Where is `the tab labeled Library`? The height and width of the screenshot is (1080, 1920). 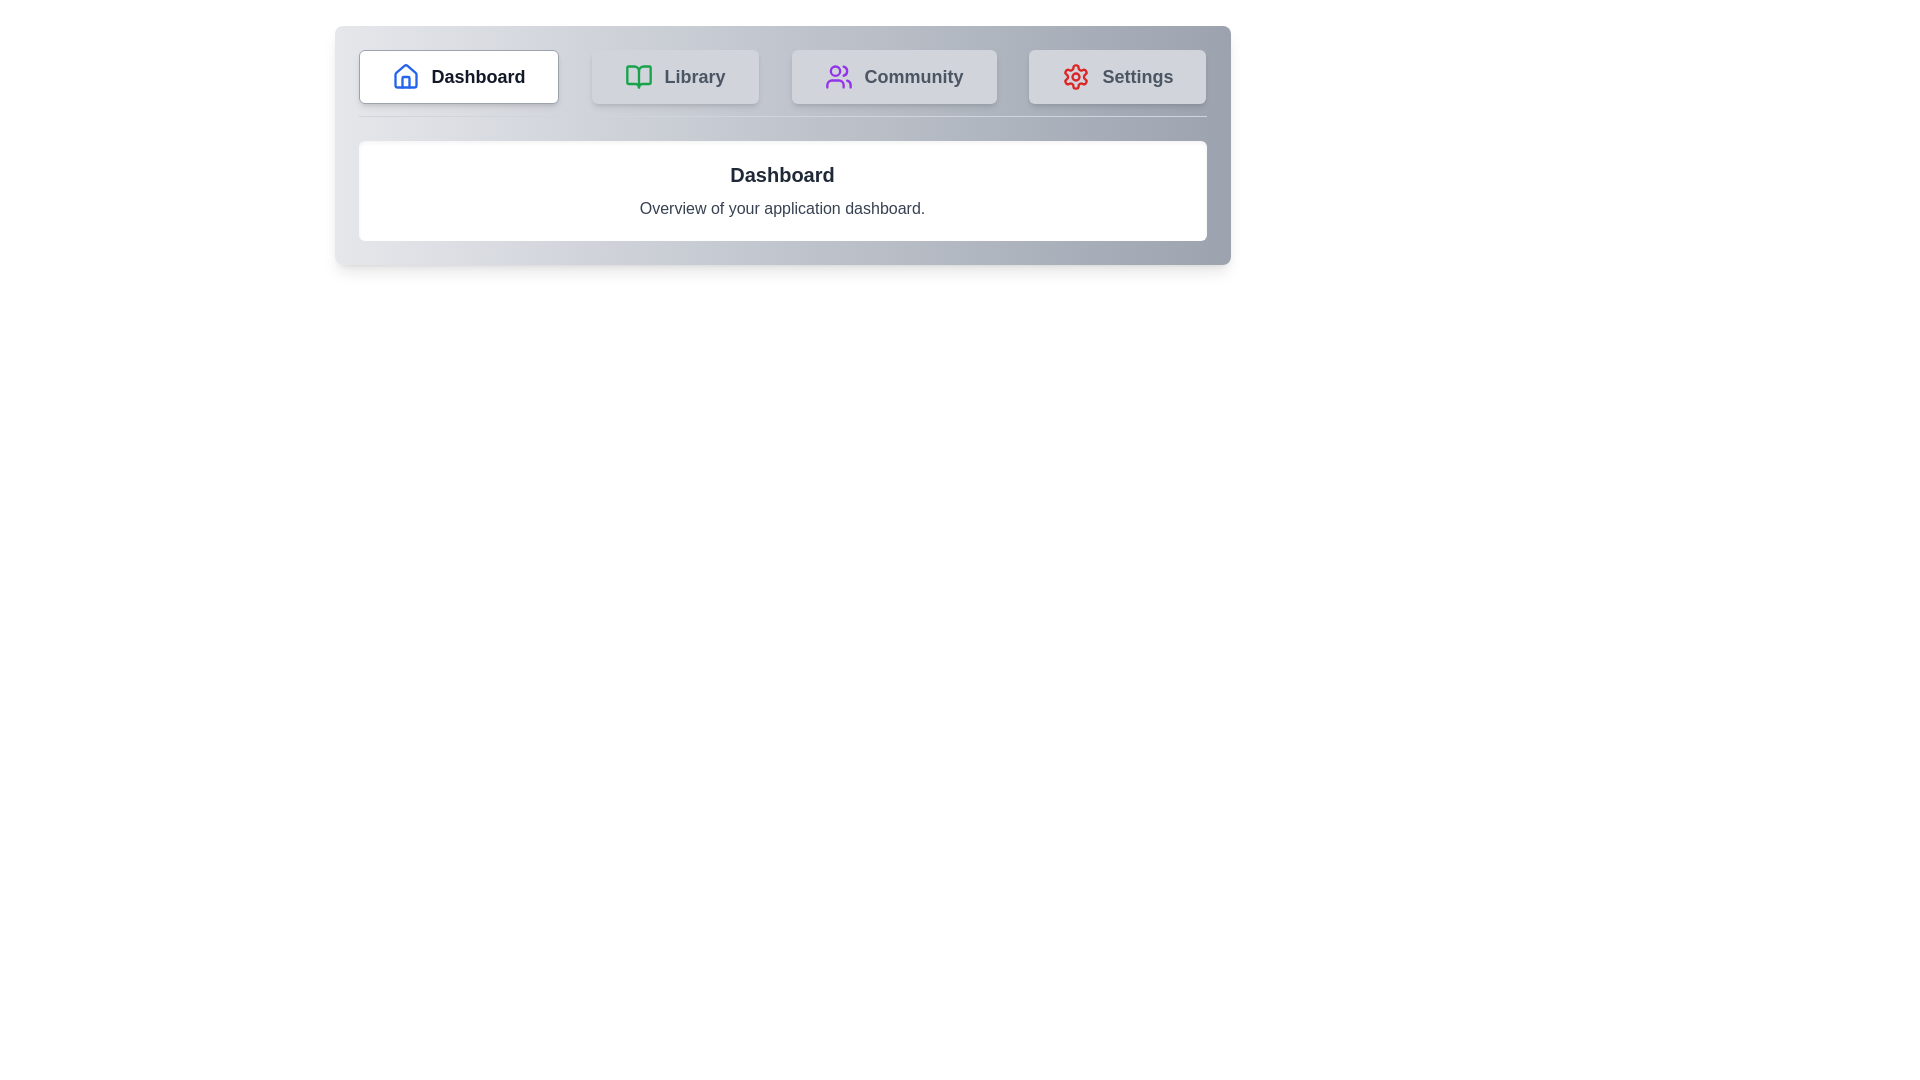 the tab labeled Library is located at coordinates (675, 76).